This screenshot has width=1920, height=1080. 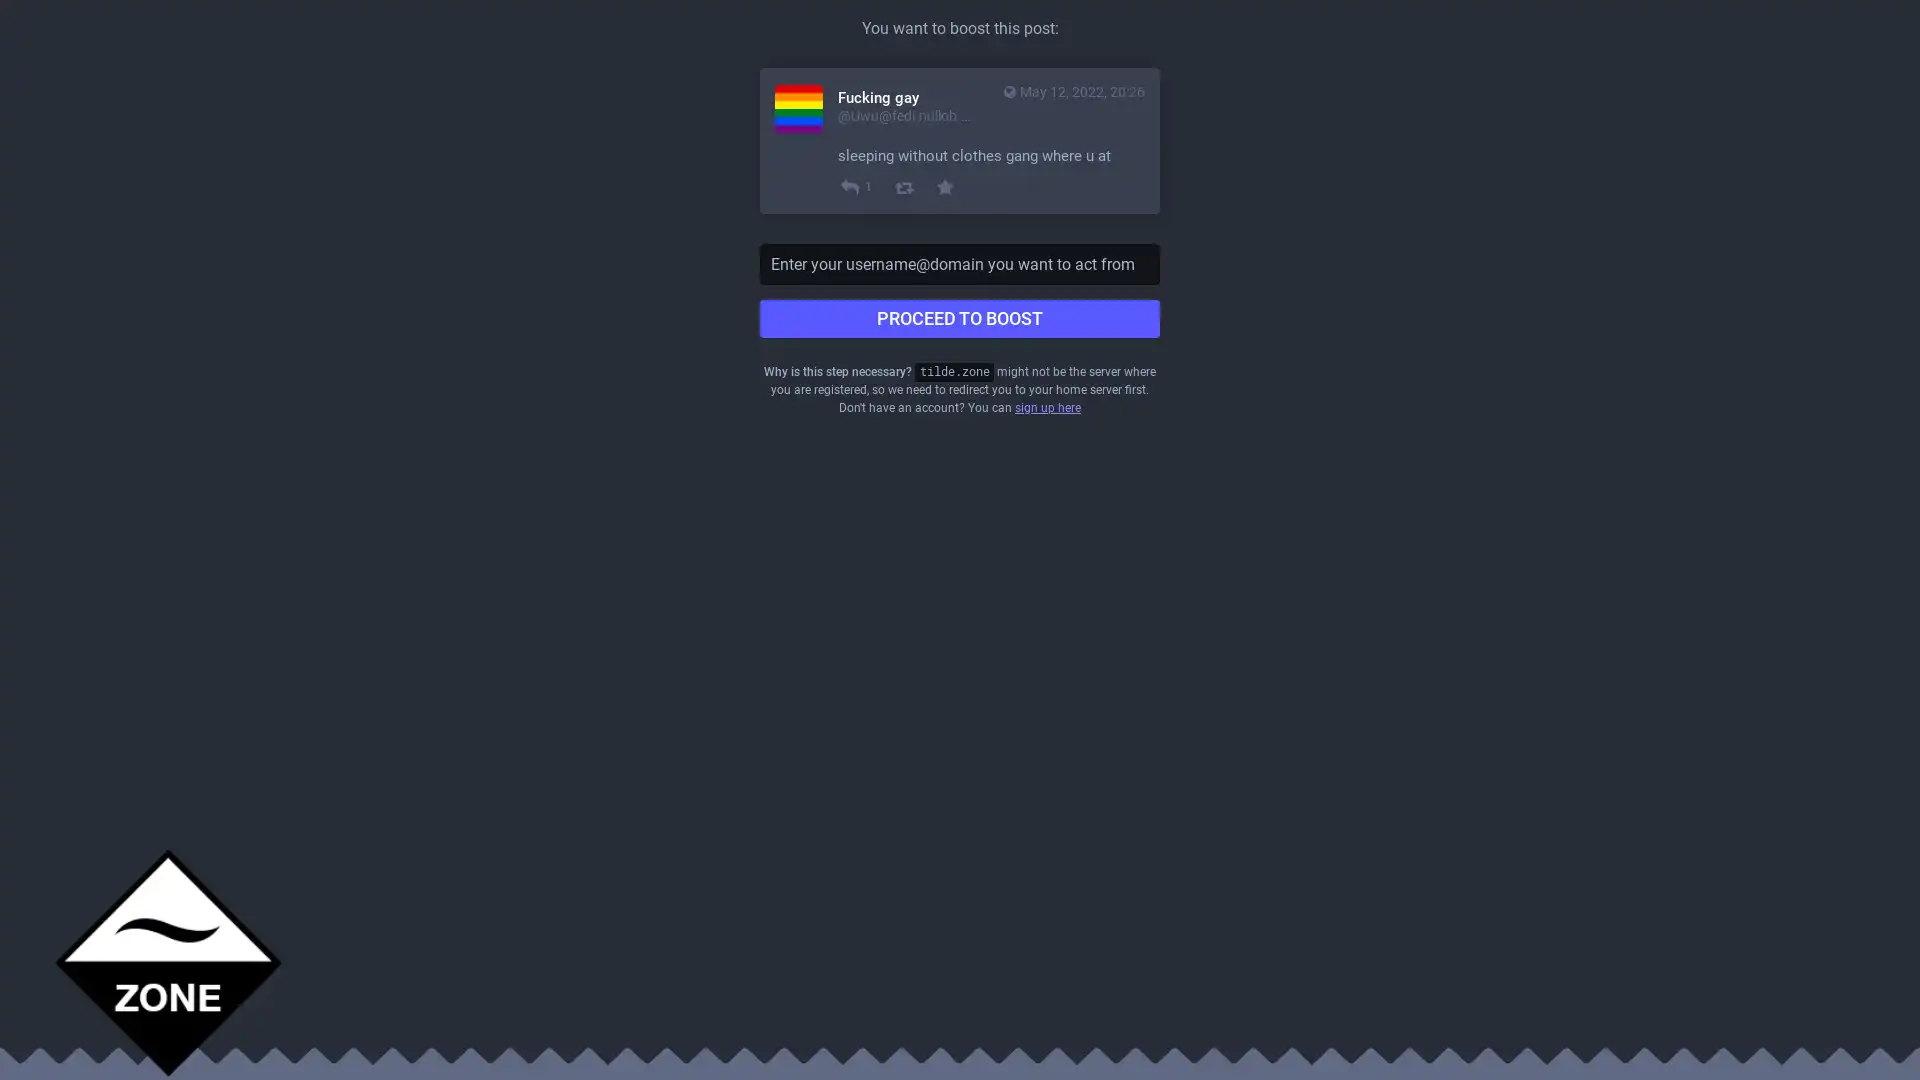 I want to click on PROCEED TO BOOST, so click(x=960, y=318).